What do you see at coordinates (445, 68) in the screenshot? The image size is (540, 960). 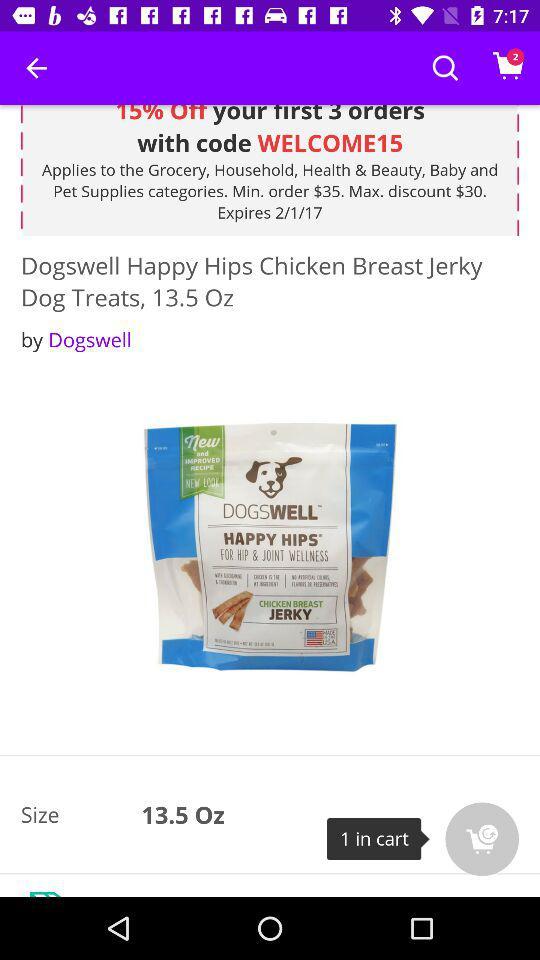 I see `the symbol which is to the immediate left of cart symbol` at bounding box center [445, 68].